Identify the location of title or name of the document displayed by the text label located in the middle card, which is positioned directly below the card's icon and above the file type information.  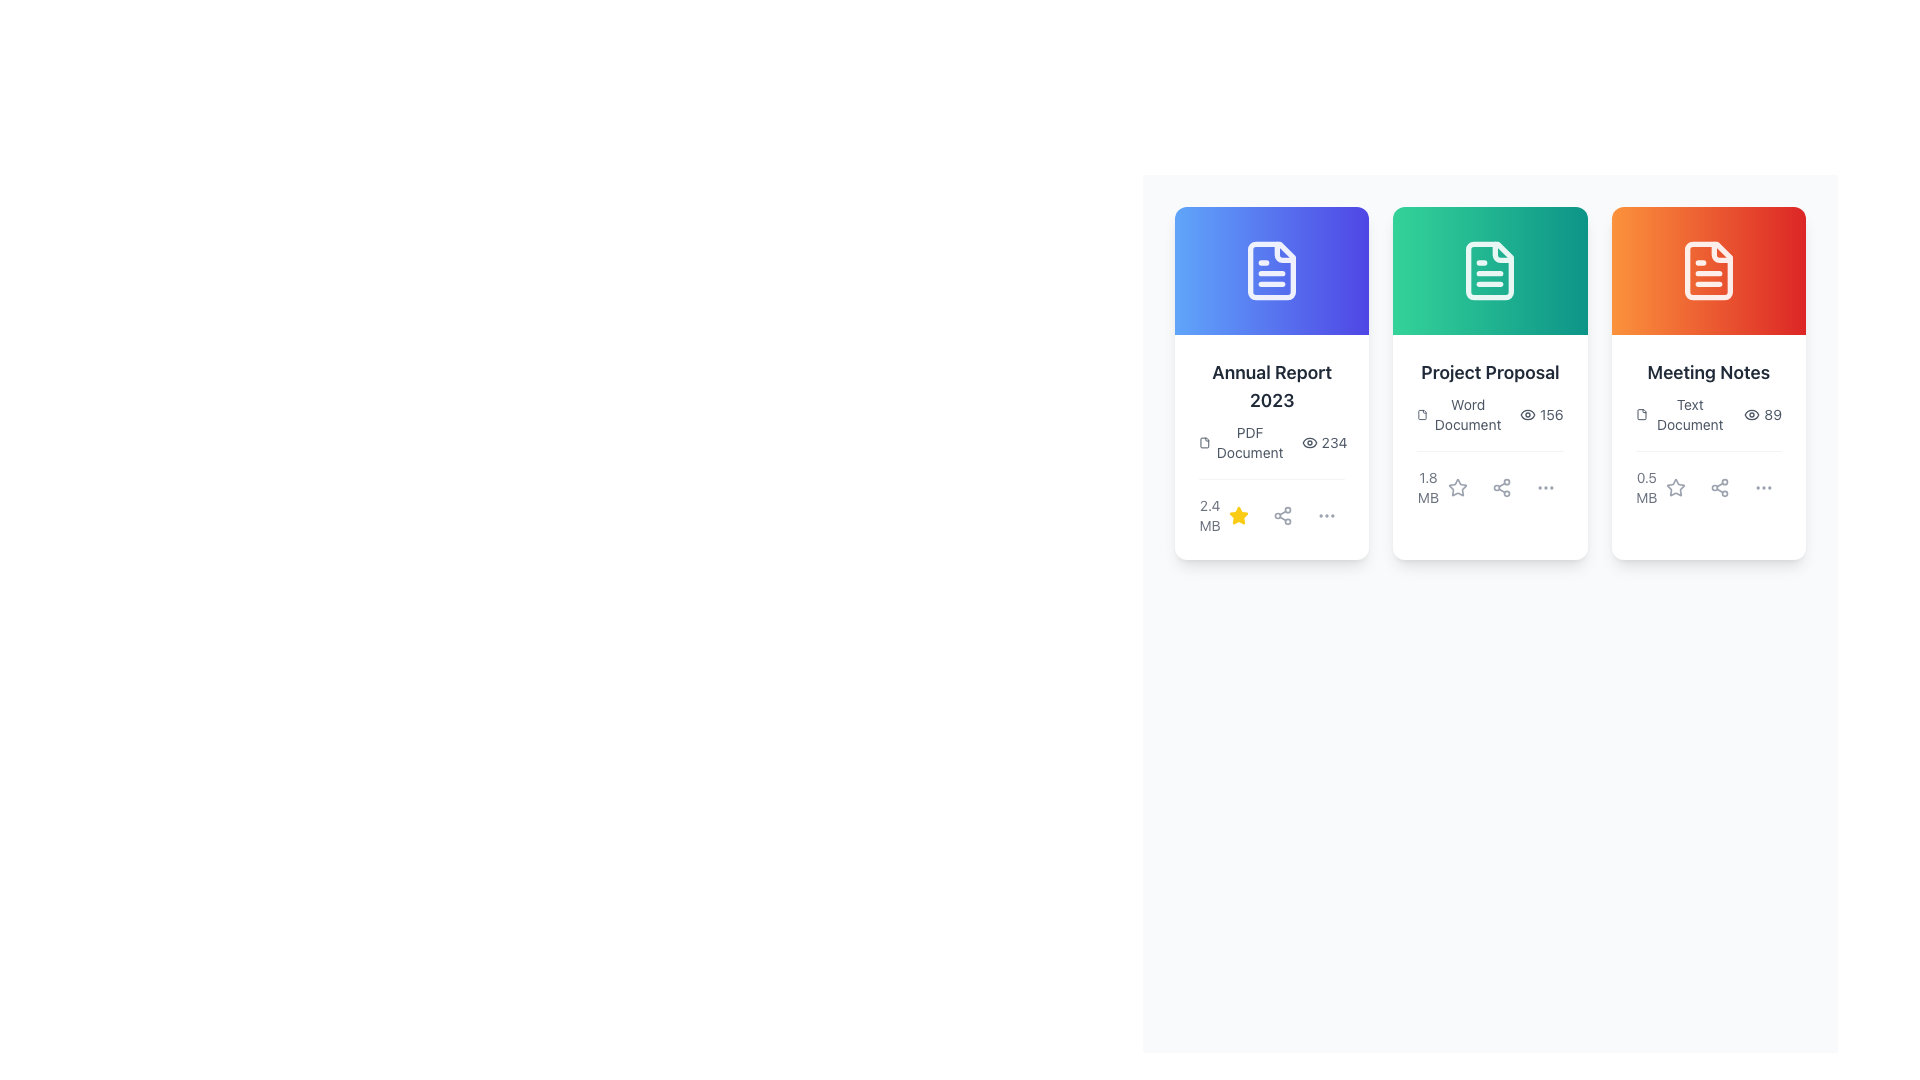
(1490, 373).